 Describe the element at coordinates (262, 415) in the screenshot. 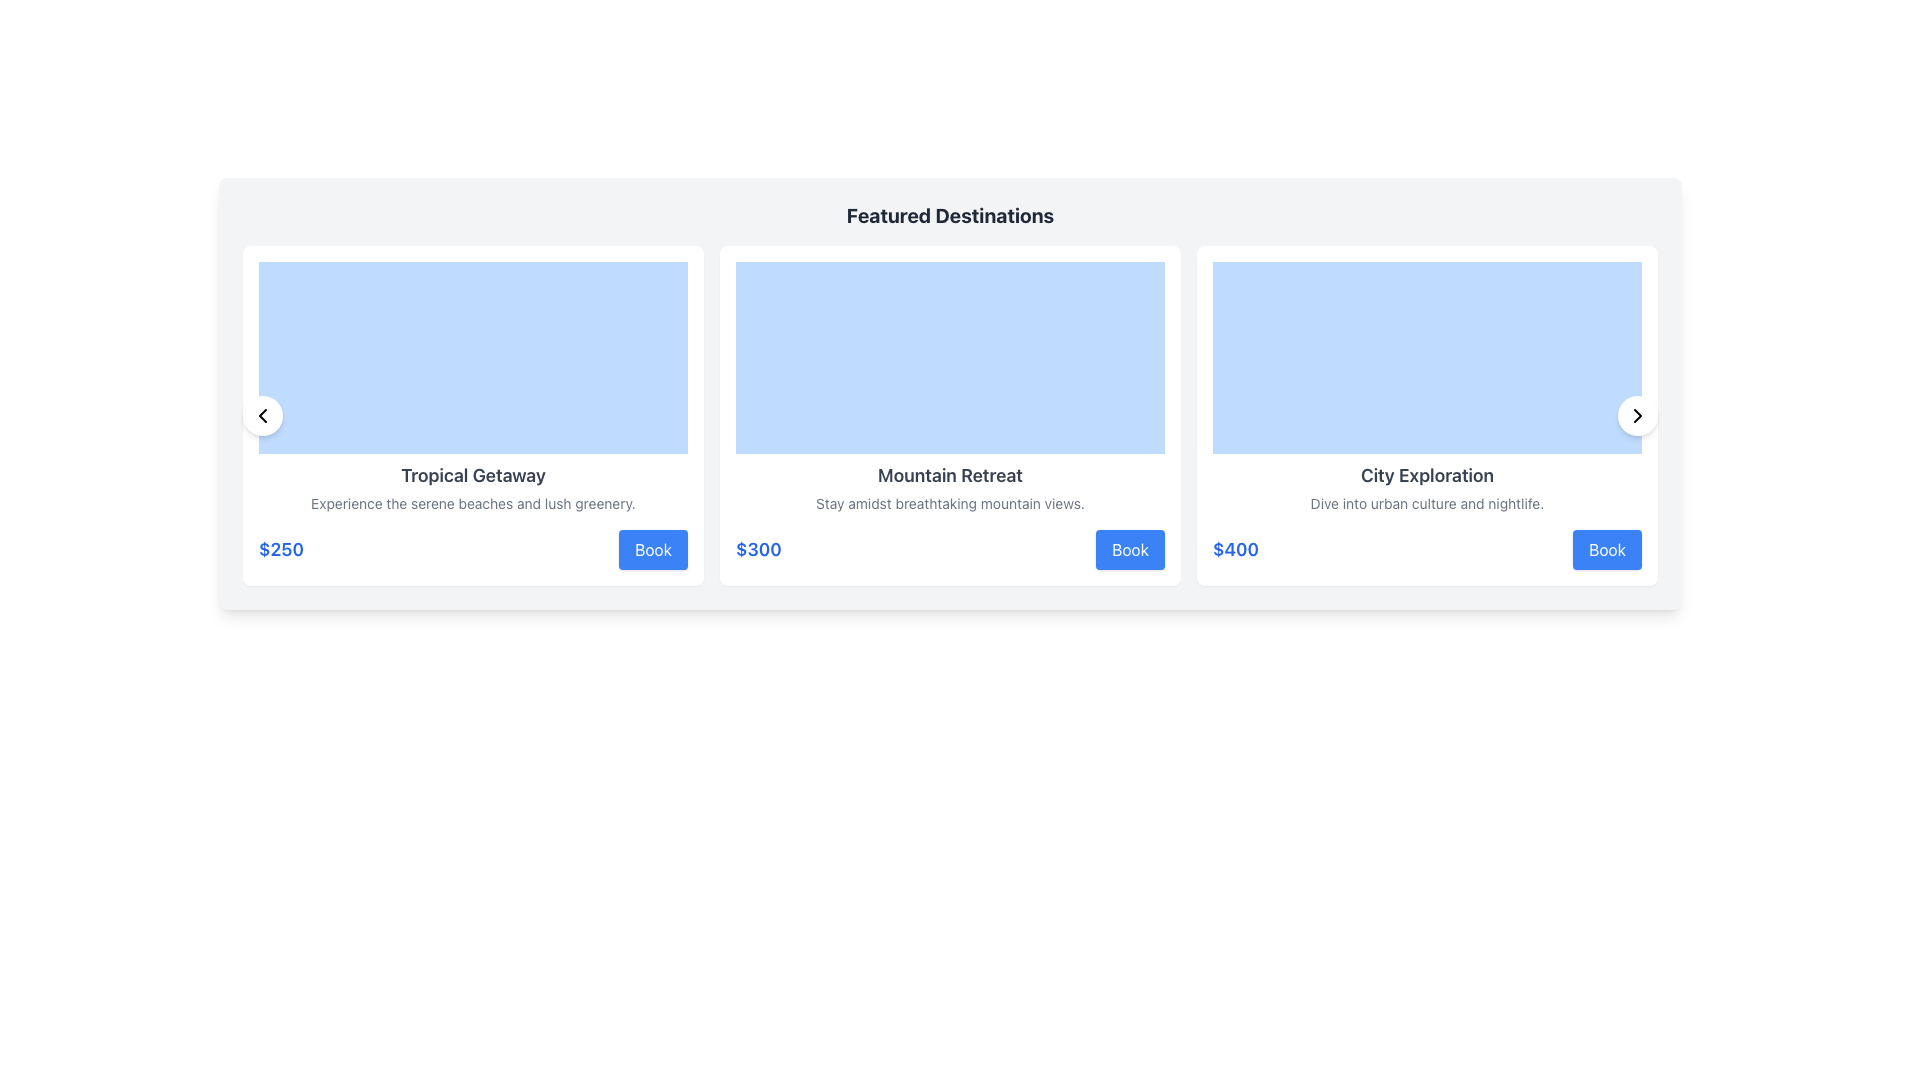

I see `the chevron-shaped left-pointing arrow icon button located in the top left corner of the 'Tropical Getaway' card` at that location.